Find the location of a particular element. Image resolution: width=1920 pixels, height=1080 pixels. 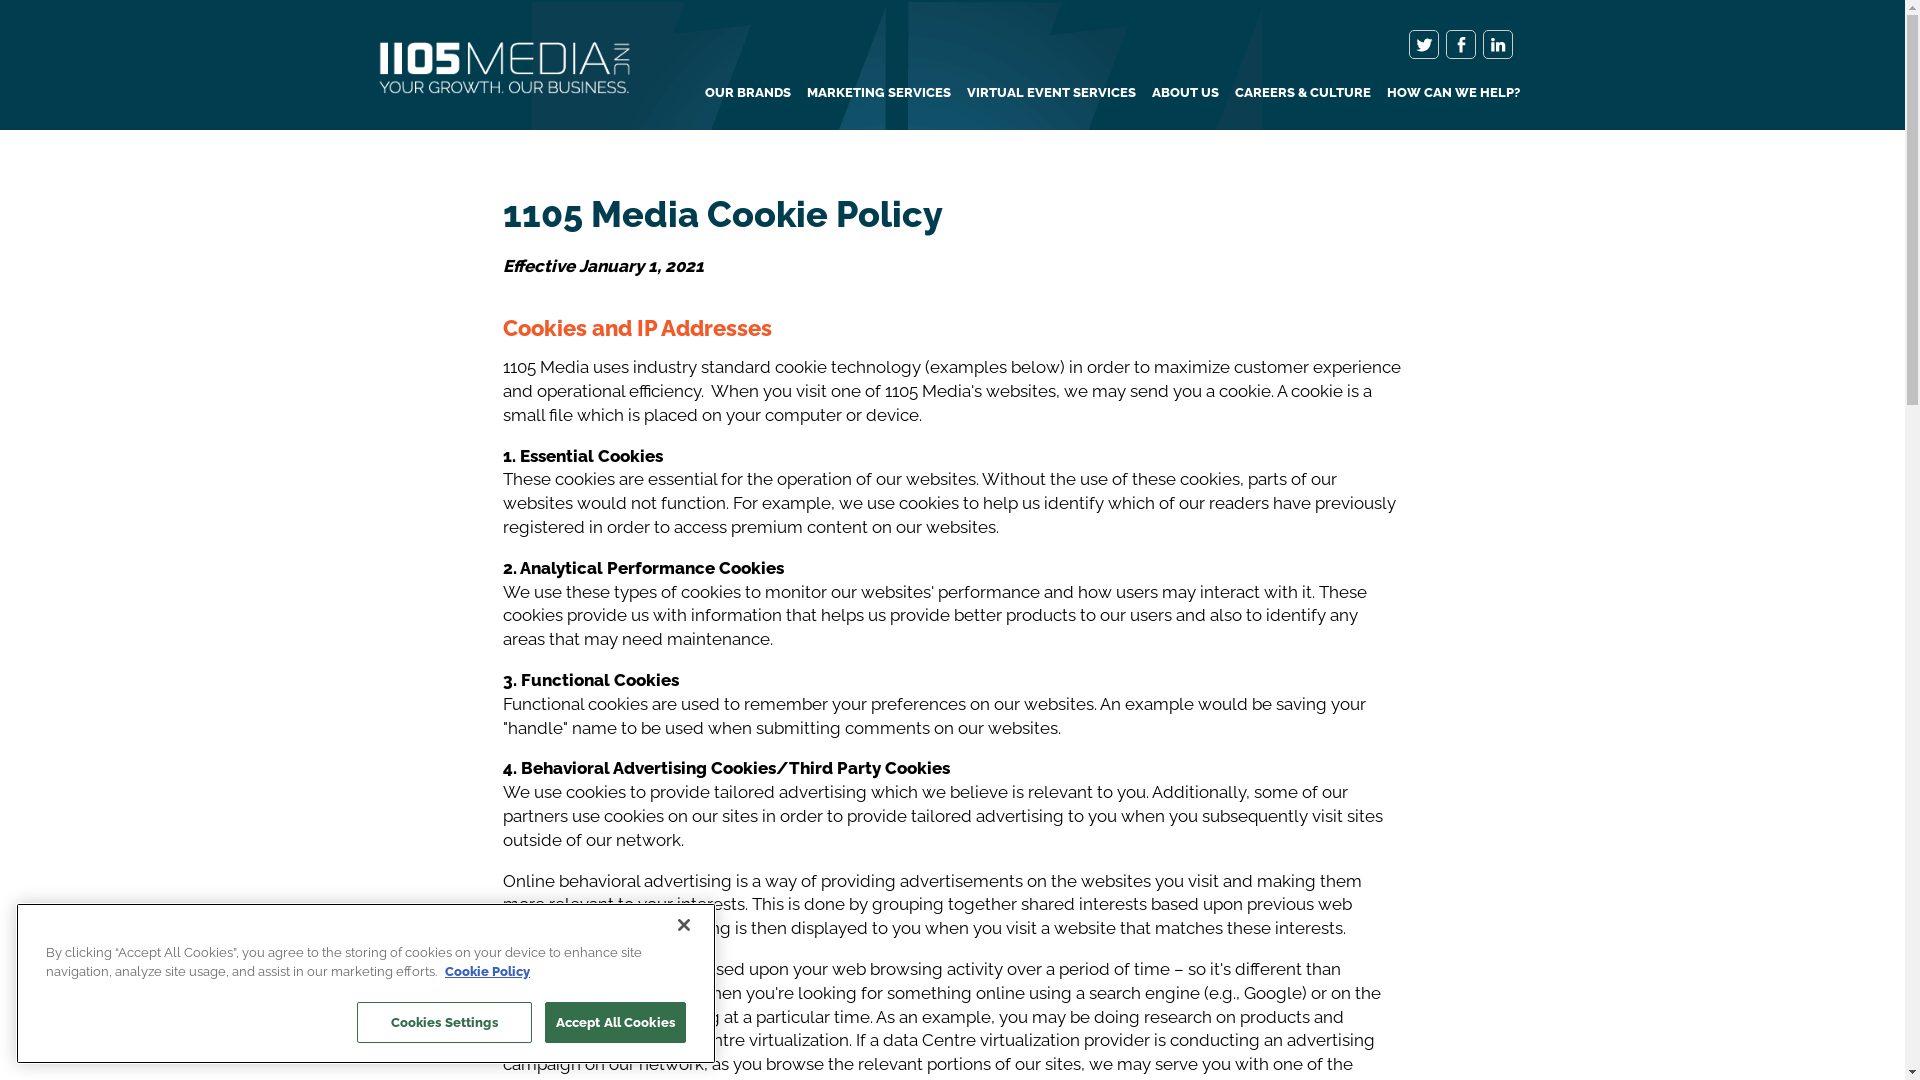

'OUR BRANDS' is located at coordinates (746, 92).